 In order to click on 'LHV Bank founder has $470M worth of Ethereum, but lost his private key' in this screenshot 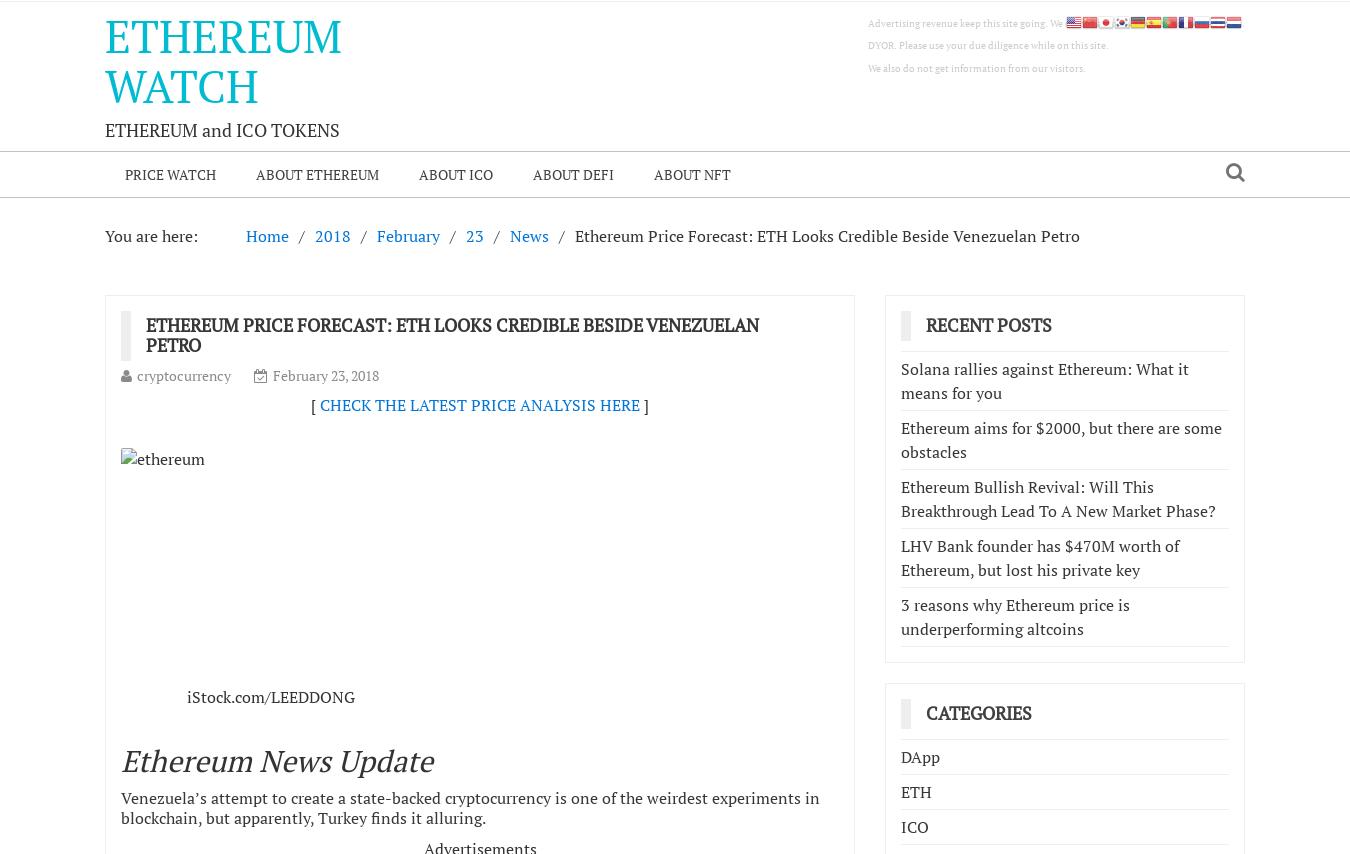, I will do `click(1040, 557)`.